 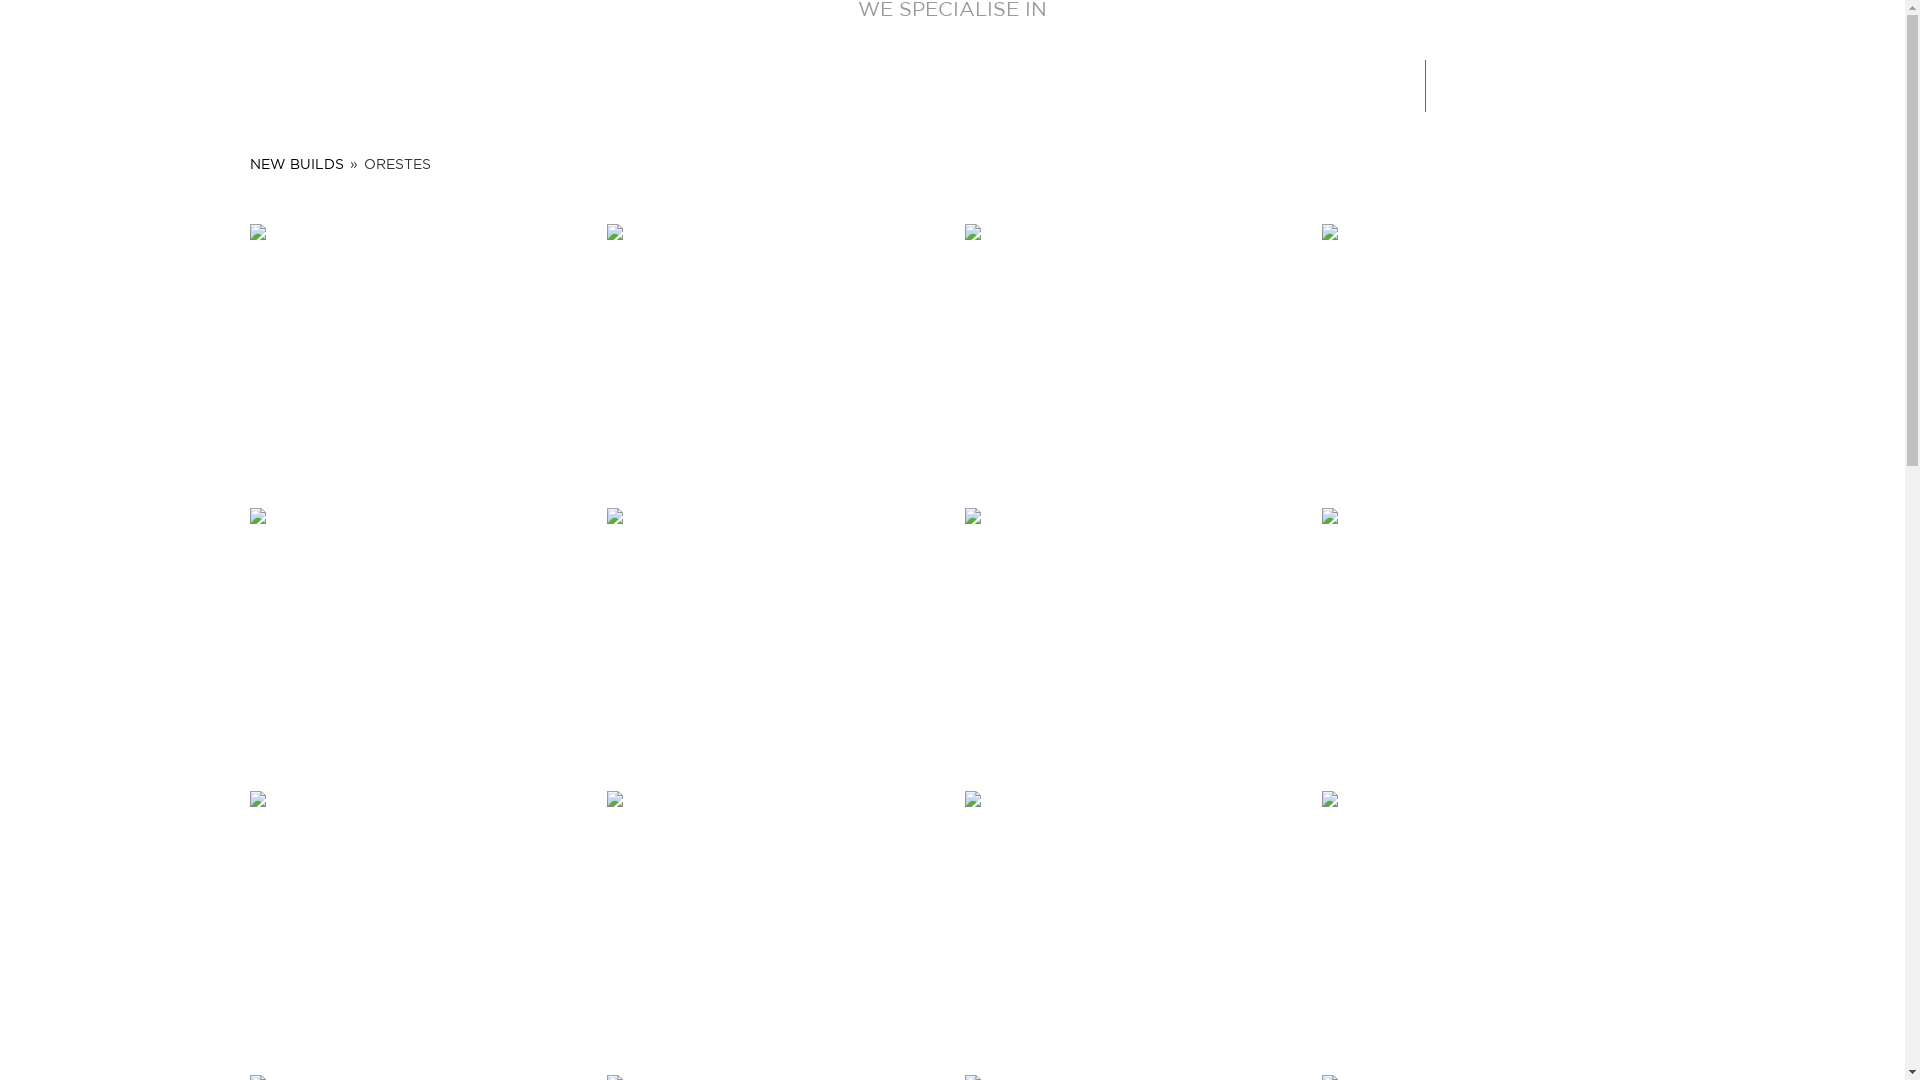 I want to click on 'CONTACT', so click(x=1229, y=82).